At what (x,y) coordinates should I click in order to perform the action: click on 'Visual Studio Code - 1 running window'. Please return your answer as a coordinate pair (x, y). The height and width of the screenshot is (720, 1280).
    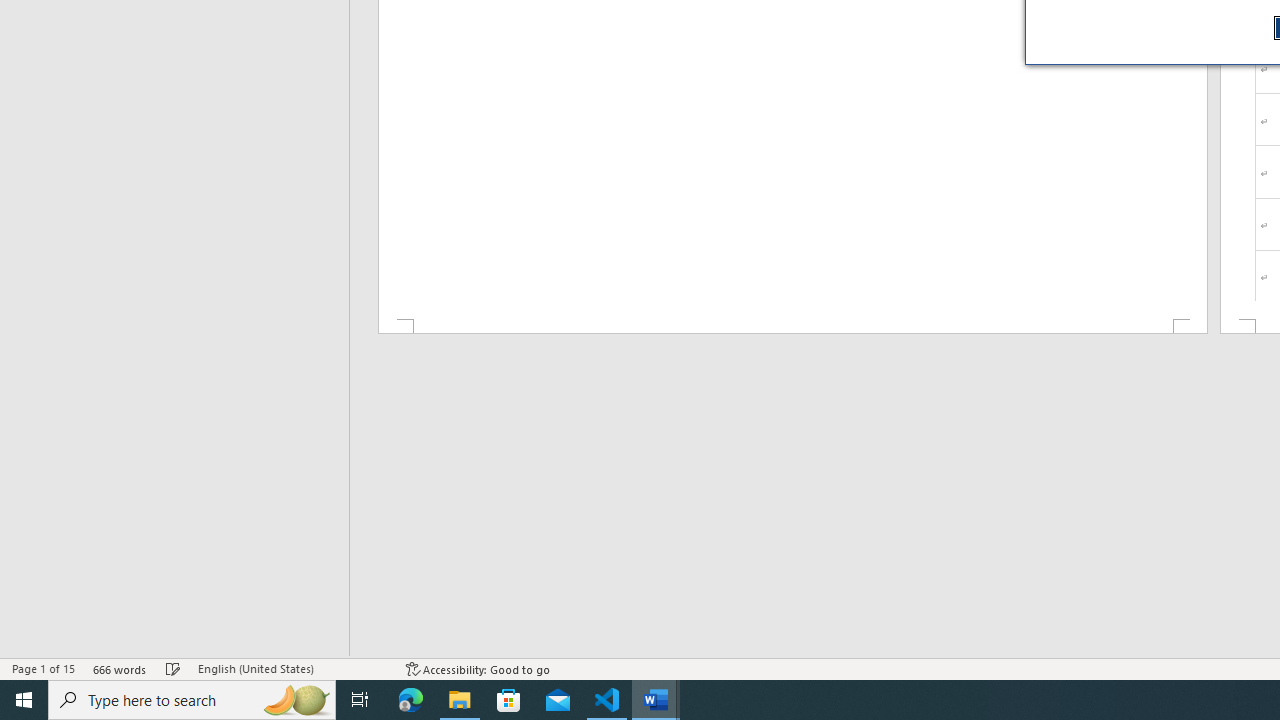
    Looking at the image, I should click on (606, 698).